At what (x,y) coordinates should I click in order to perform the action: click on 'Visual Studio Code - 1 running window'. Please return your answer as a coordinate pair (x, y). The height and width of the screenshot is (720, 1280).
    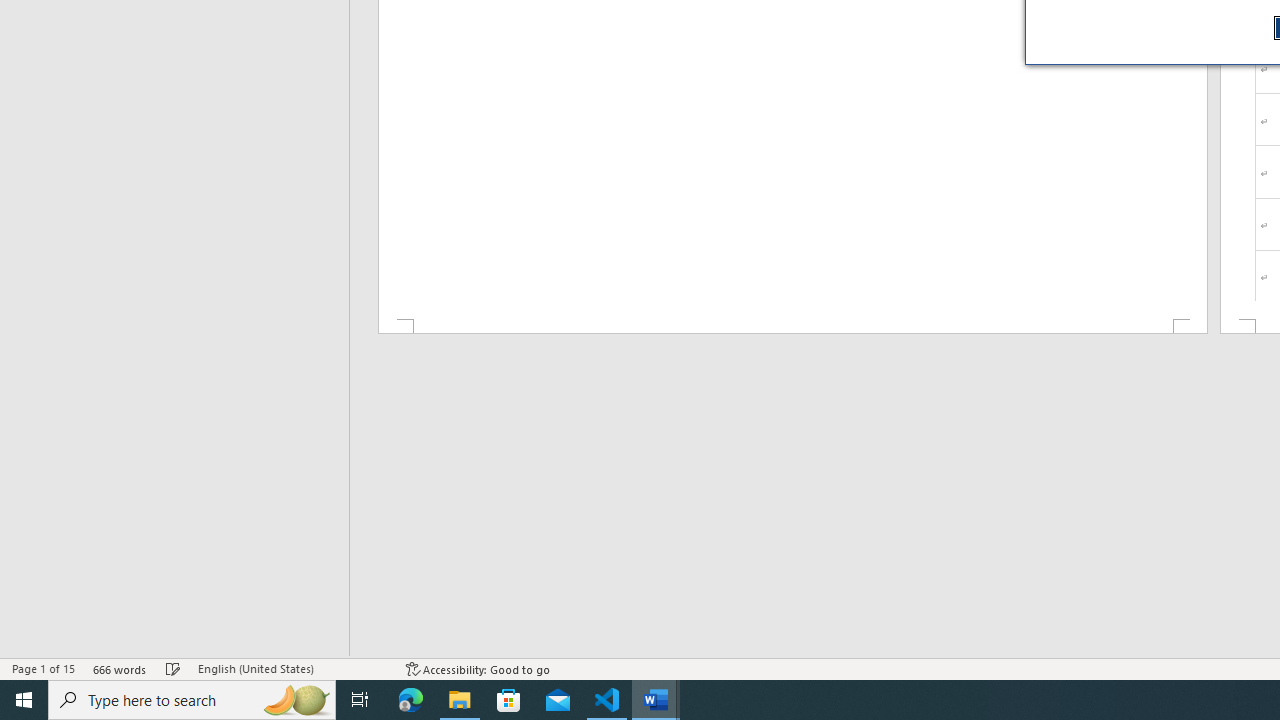
    Looking at the image, I should click on (606, 698).